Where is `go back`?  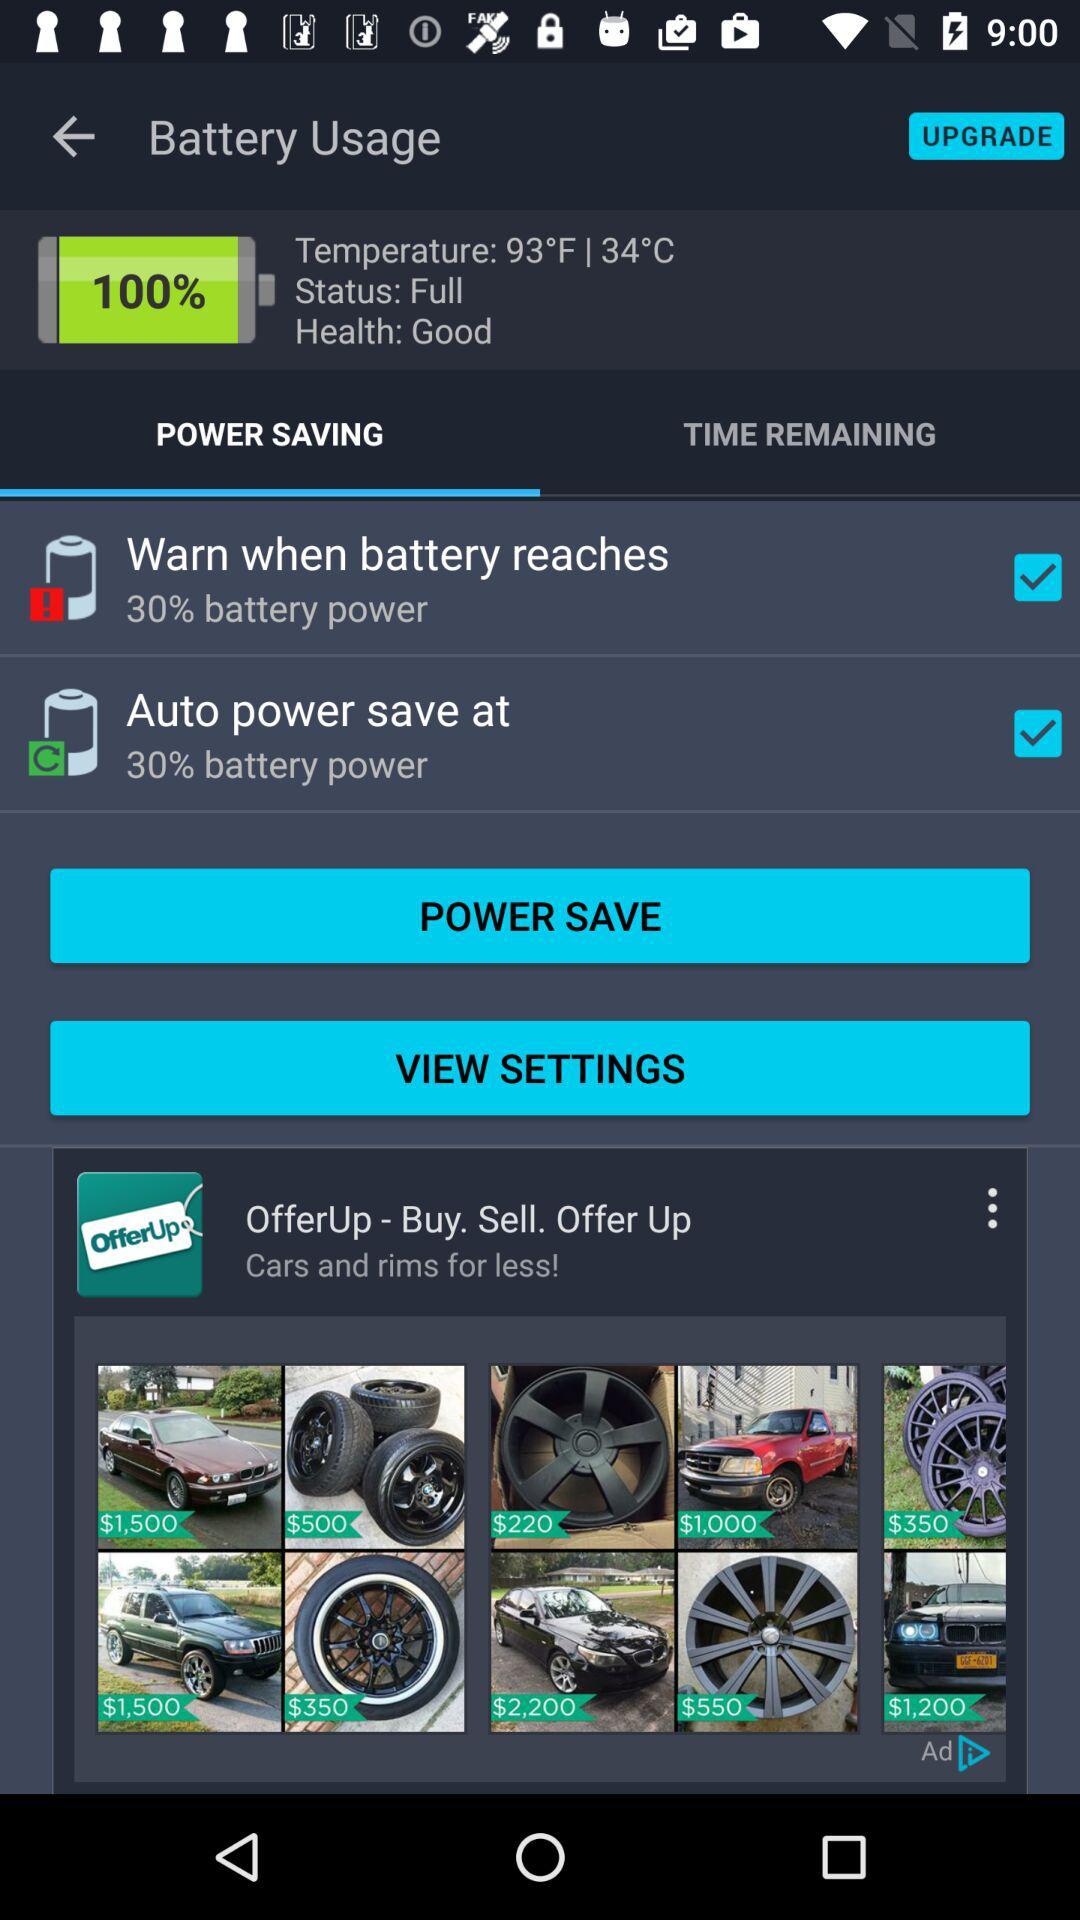 go back is located at coordinates (975, 1749).